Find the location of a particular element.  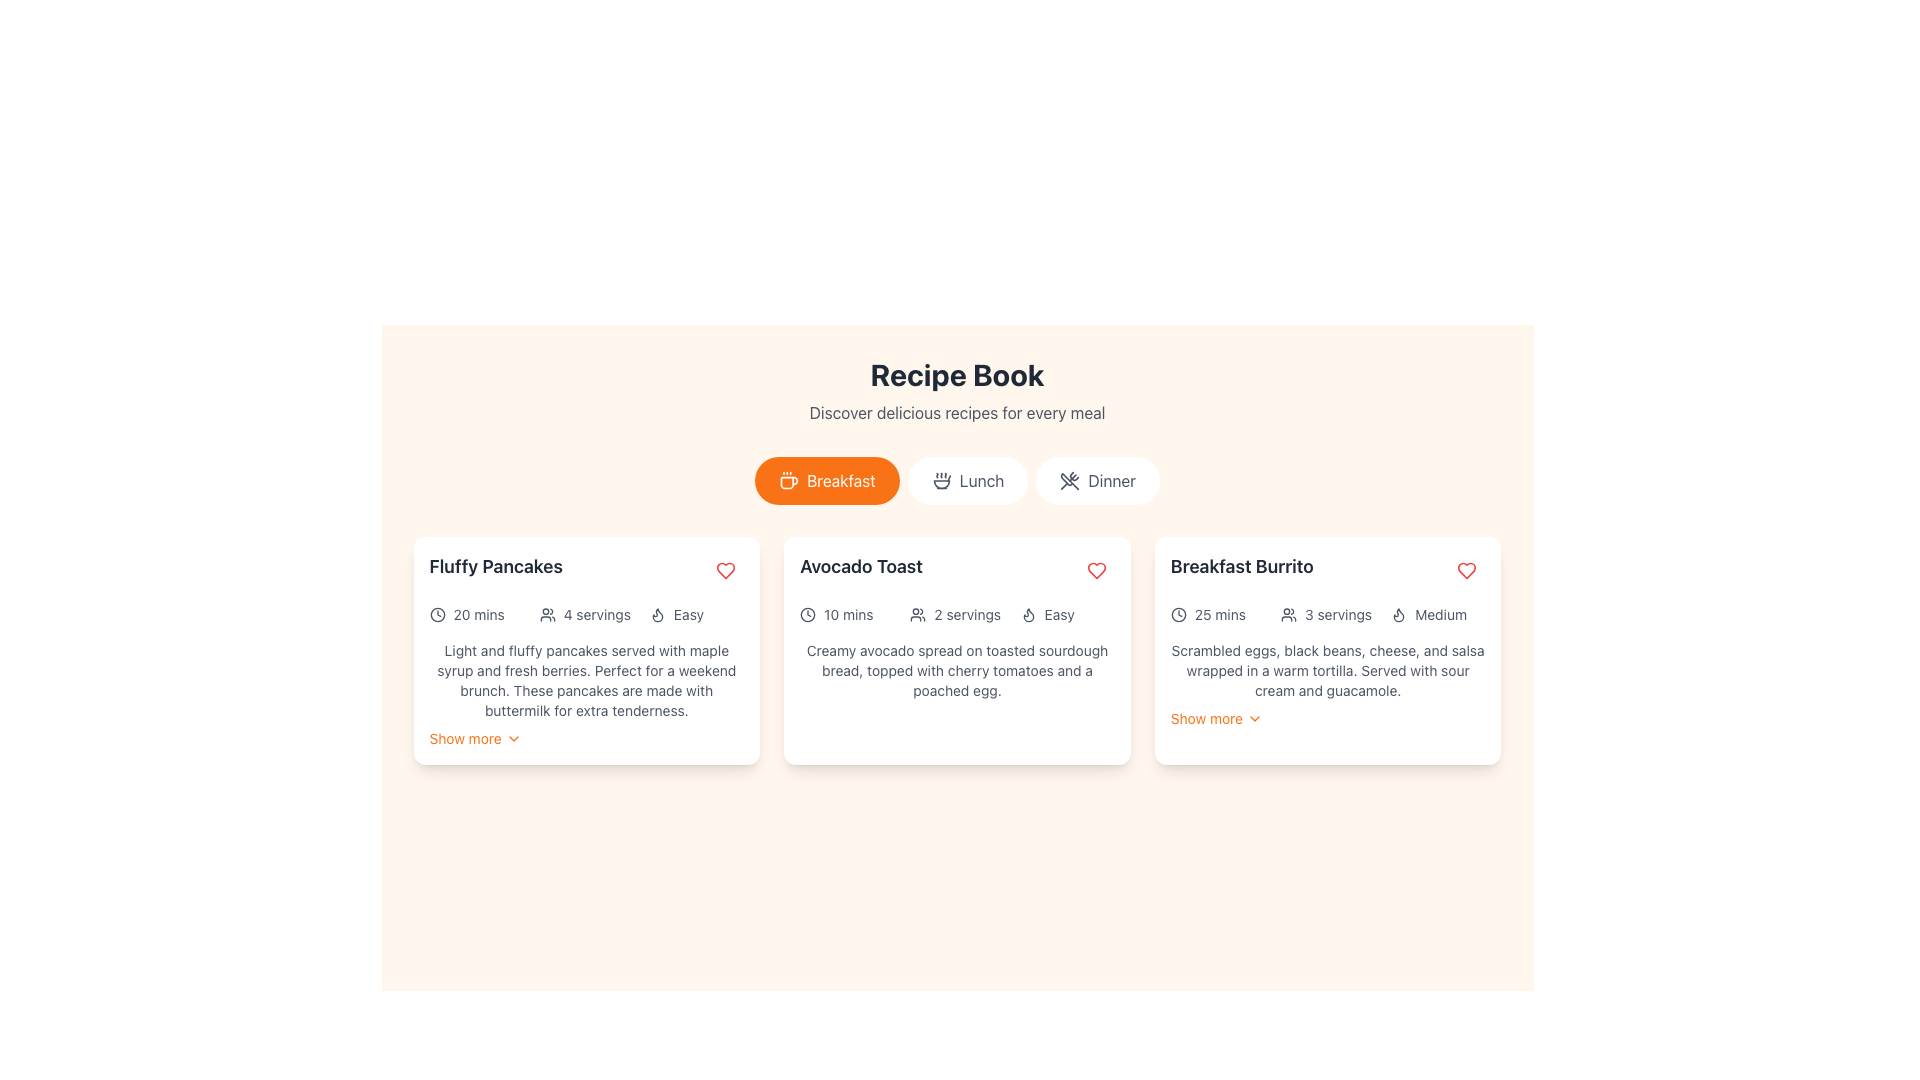

the third recipe card in the grid layout to read the description of the recipe it previews is located at coordinates (1328, 651).